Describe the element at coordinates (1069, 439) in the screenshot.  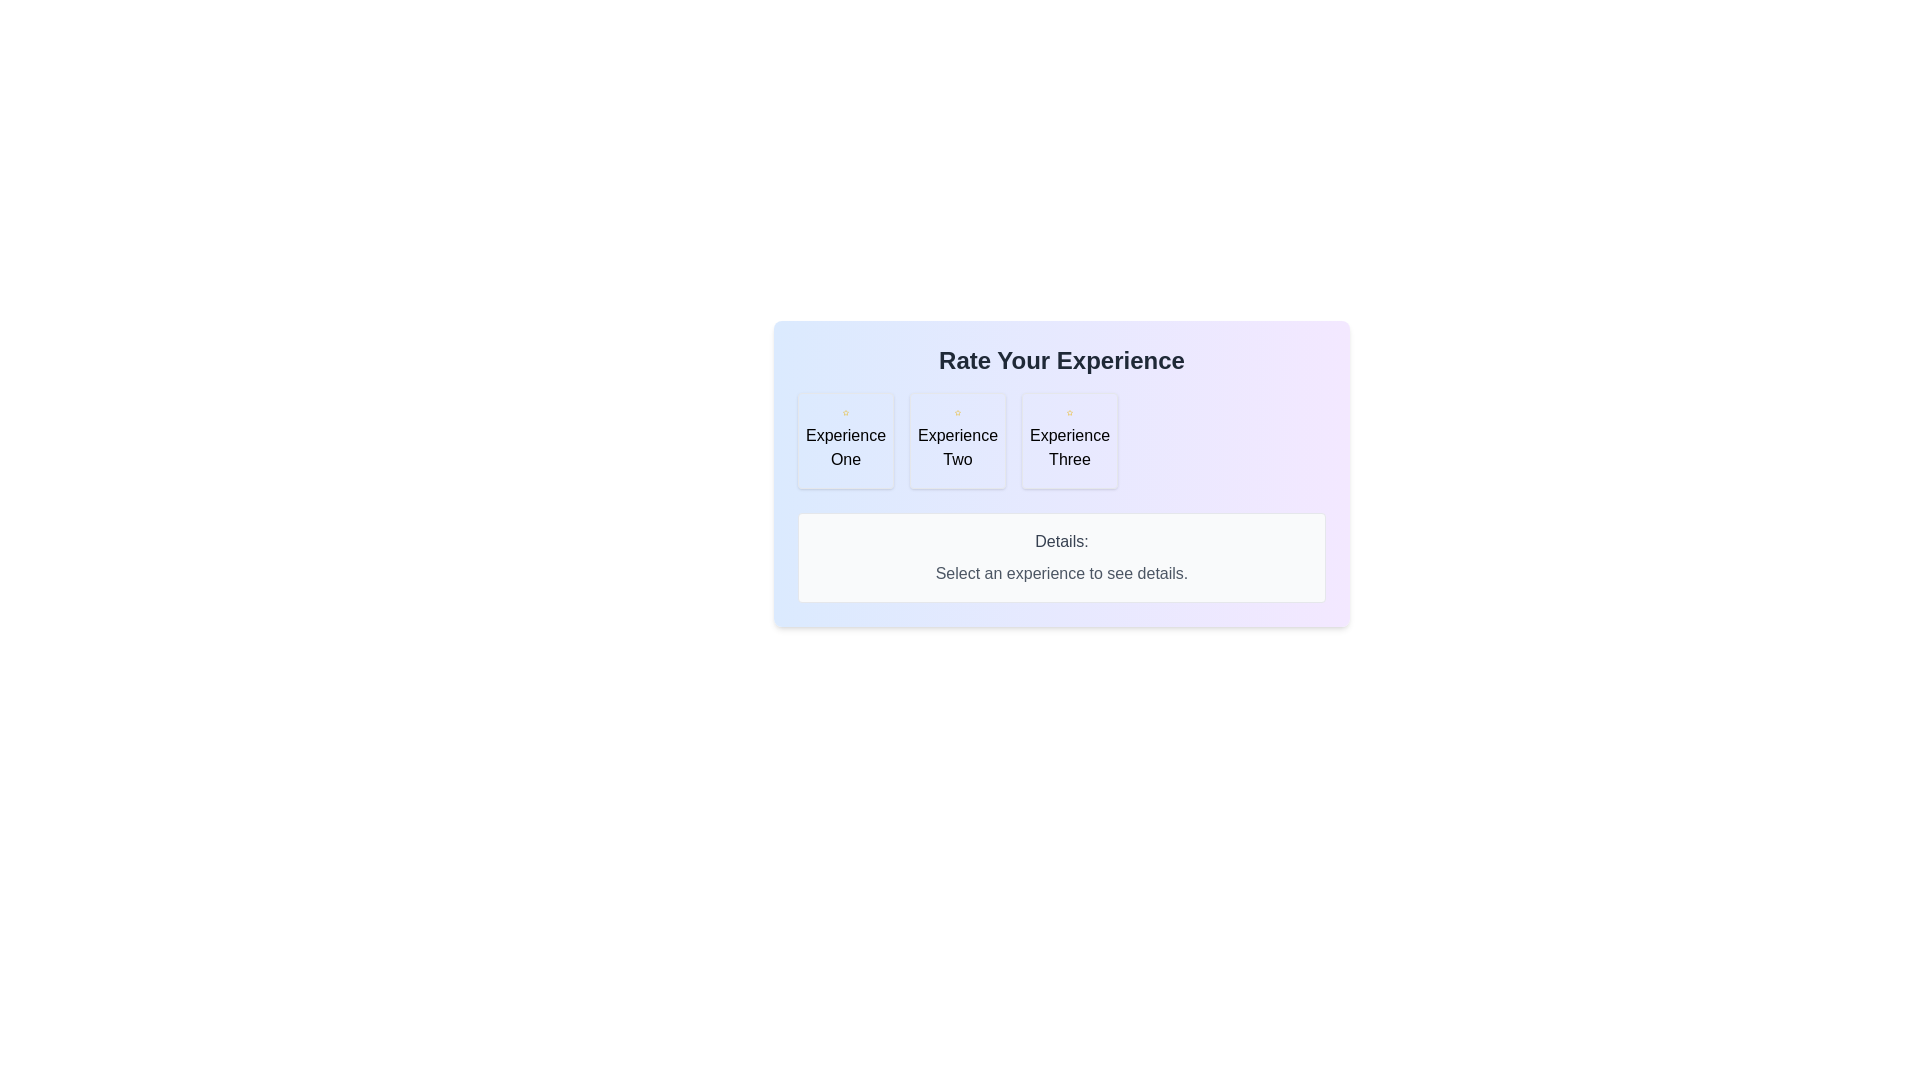
I see `the selectable card representing 'Experience Three', which is the third item in a group of three horizontally aligned cards` at that location.